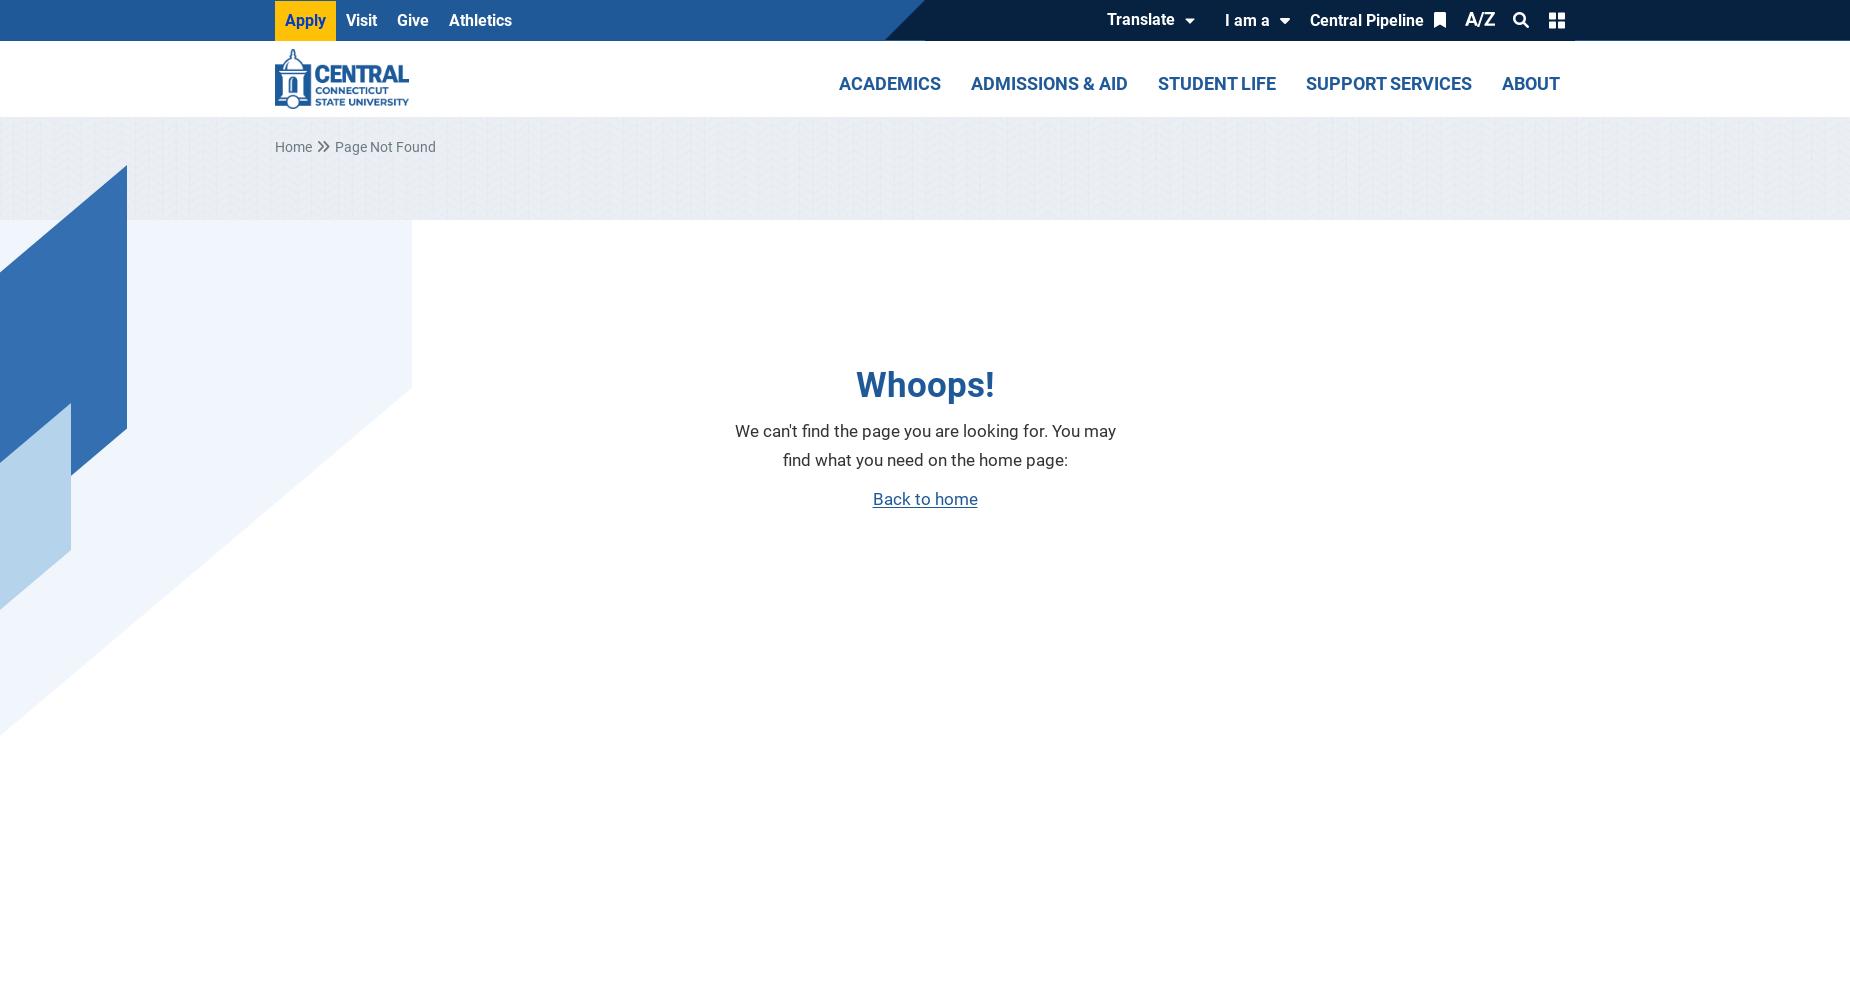  What do you see at coordinates (411, 19) in the screenshot?
I see `'Give'` at bounding box center [411, 19].